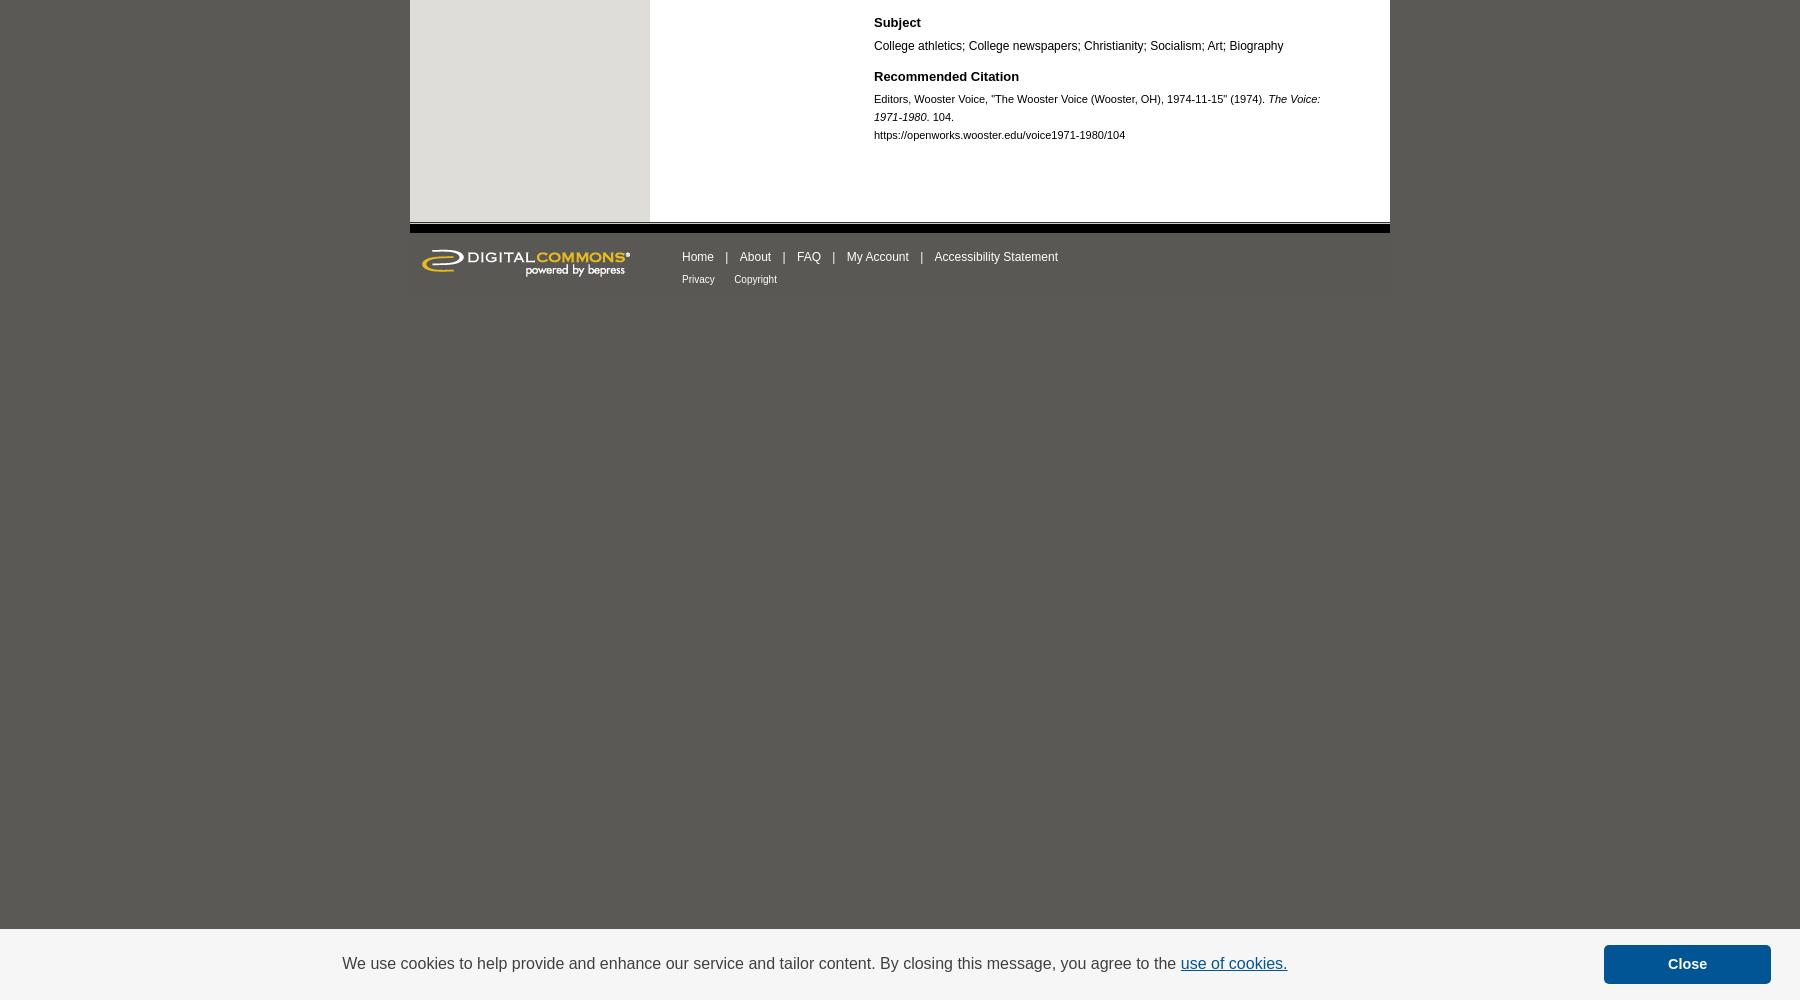 This screenshot has height=1000, width=1800. Describe the element at coordinates (994, 257) in the screenshot. I see `'Accessibility Statement'` at that location.